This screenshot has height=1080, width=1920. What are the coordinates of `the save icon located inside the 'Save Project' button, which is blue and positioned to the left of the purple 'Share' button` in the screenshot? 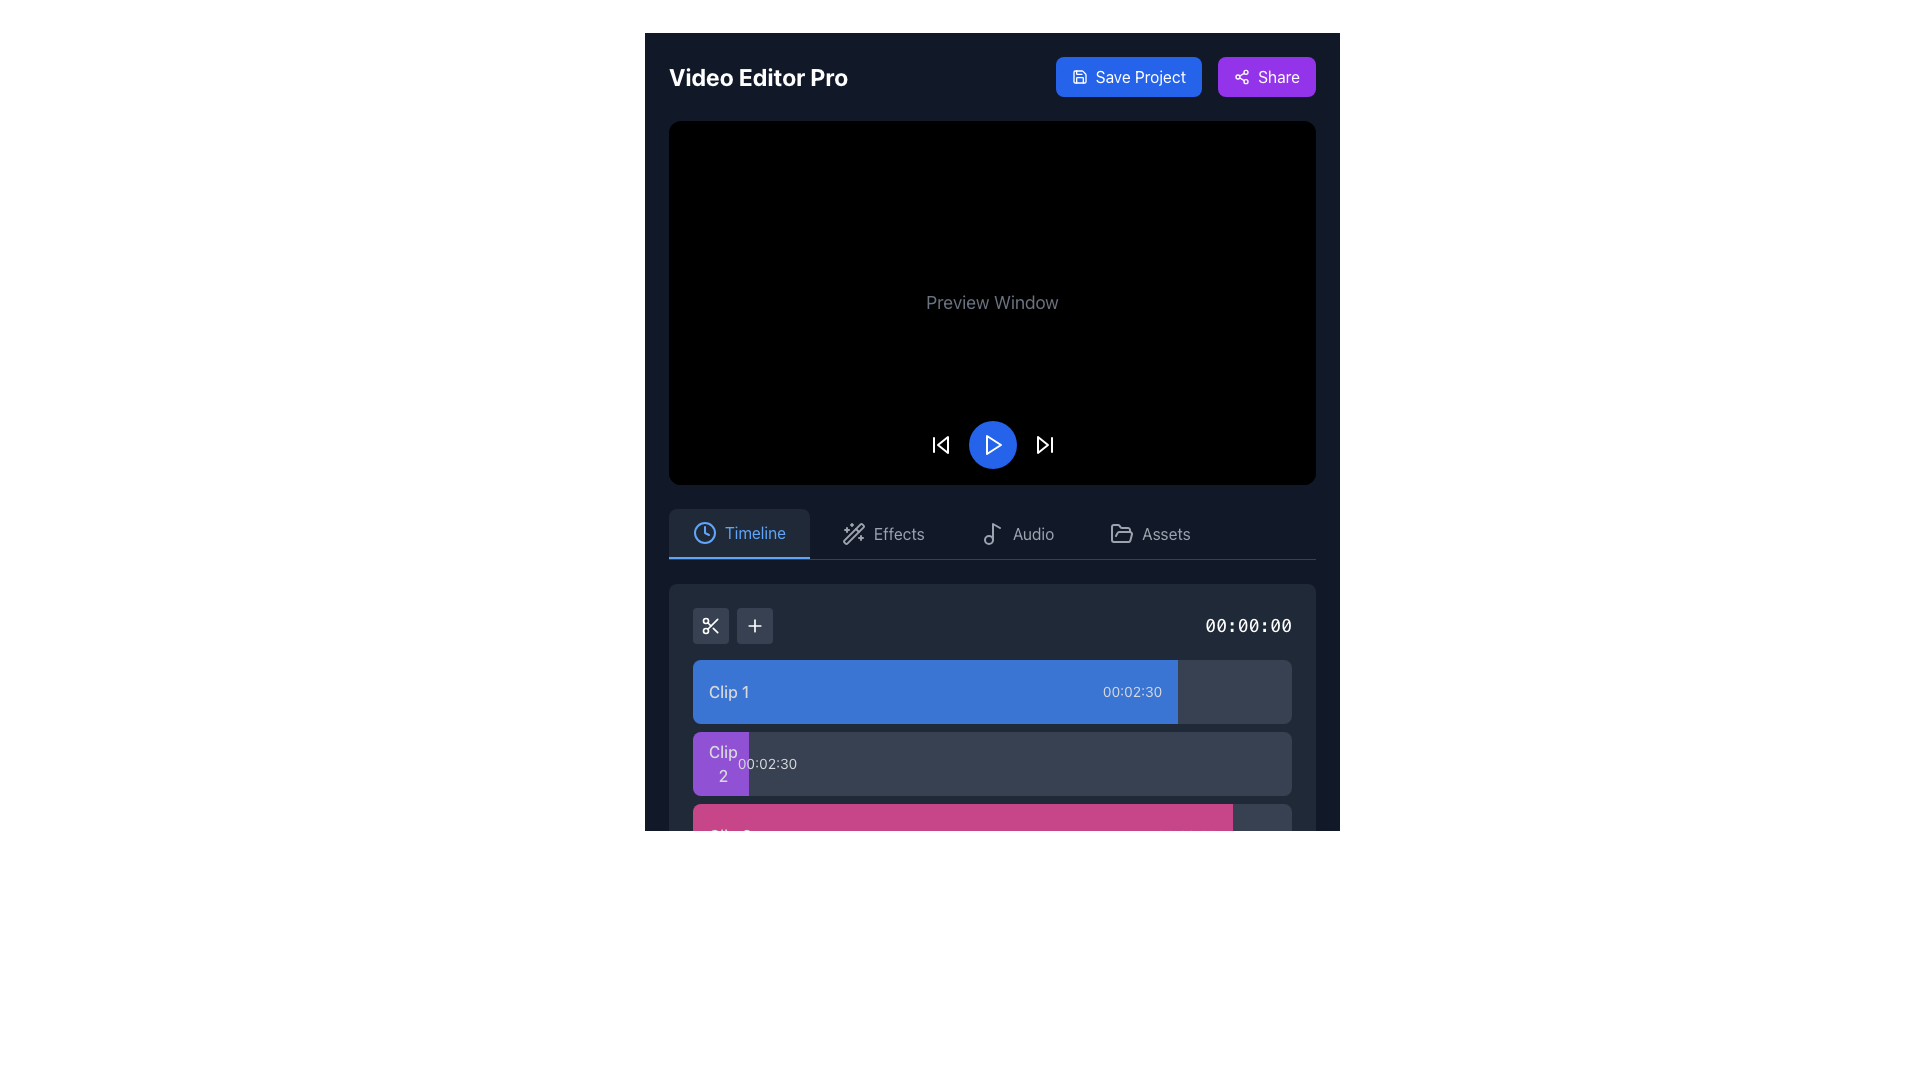 It's located at (1078, 76).